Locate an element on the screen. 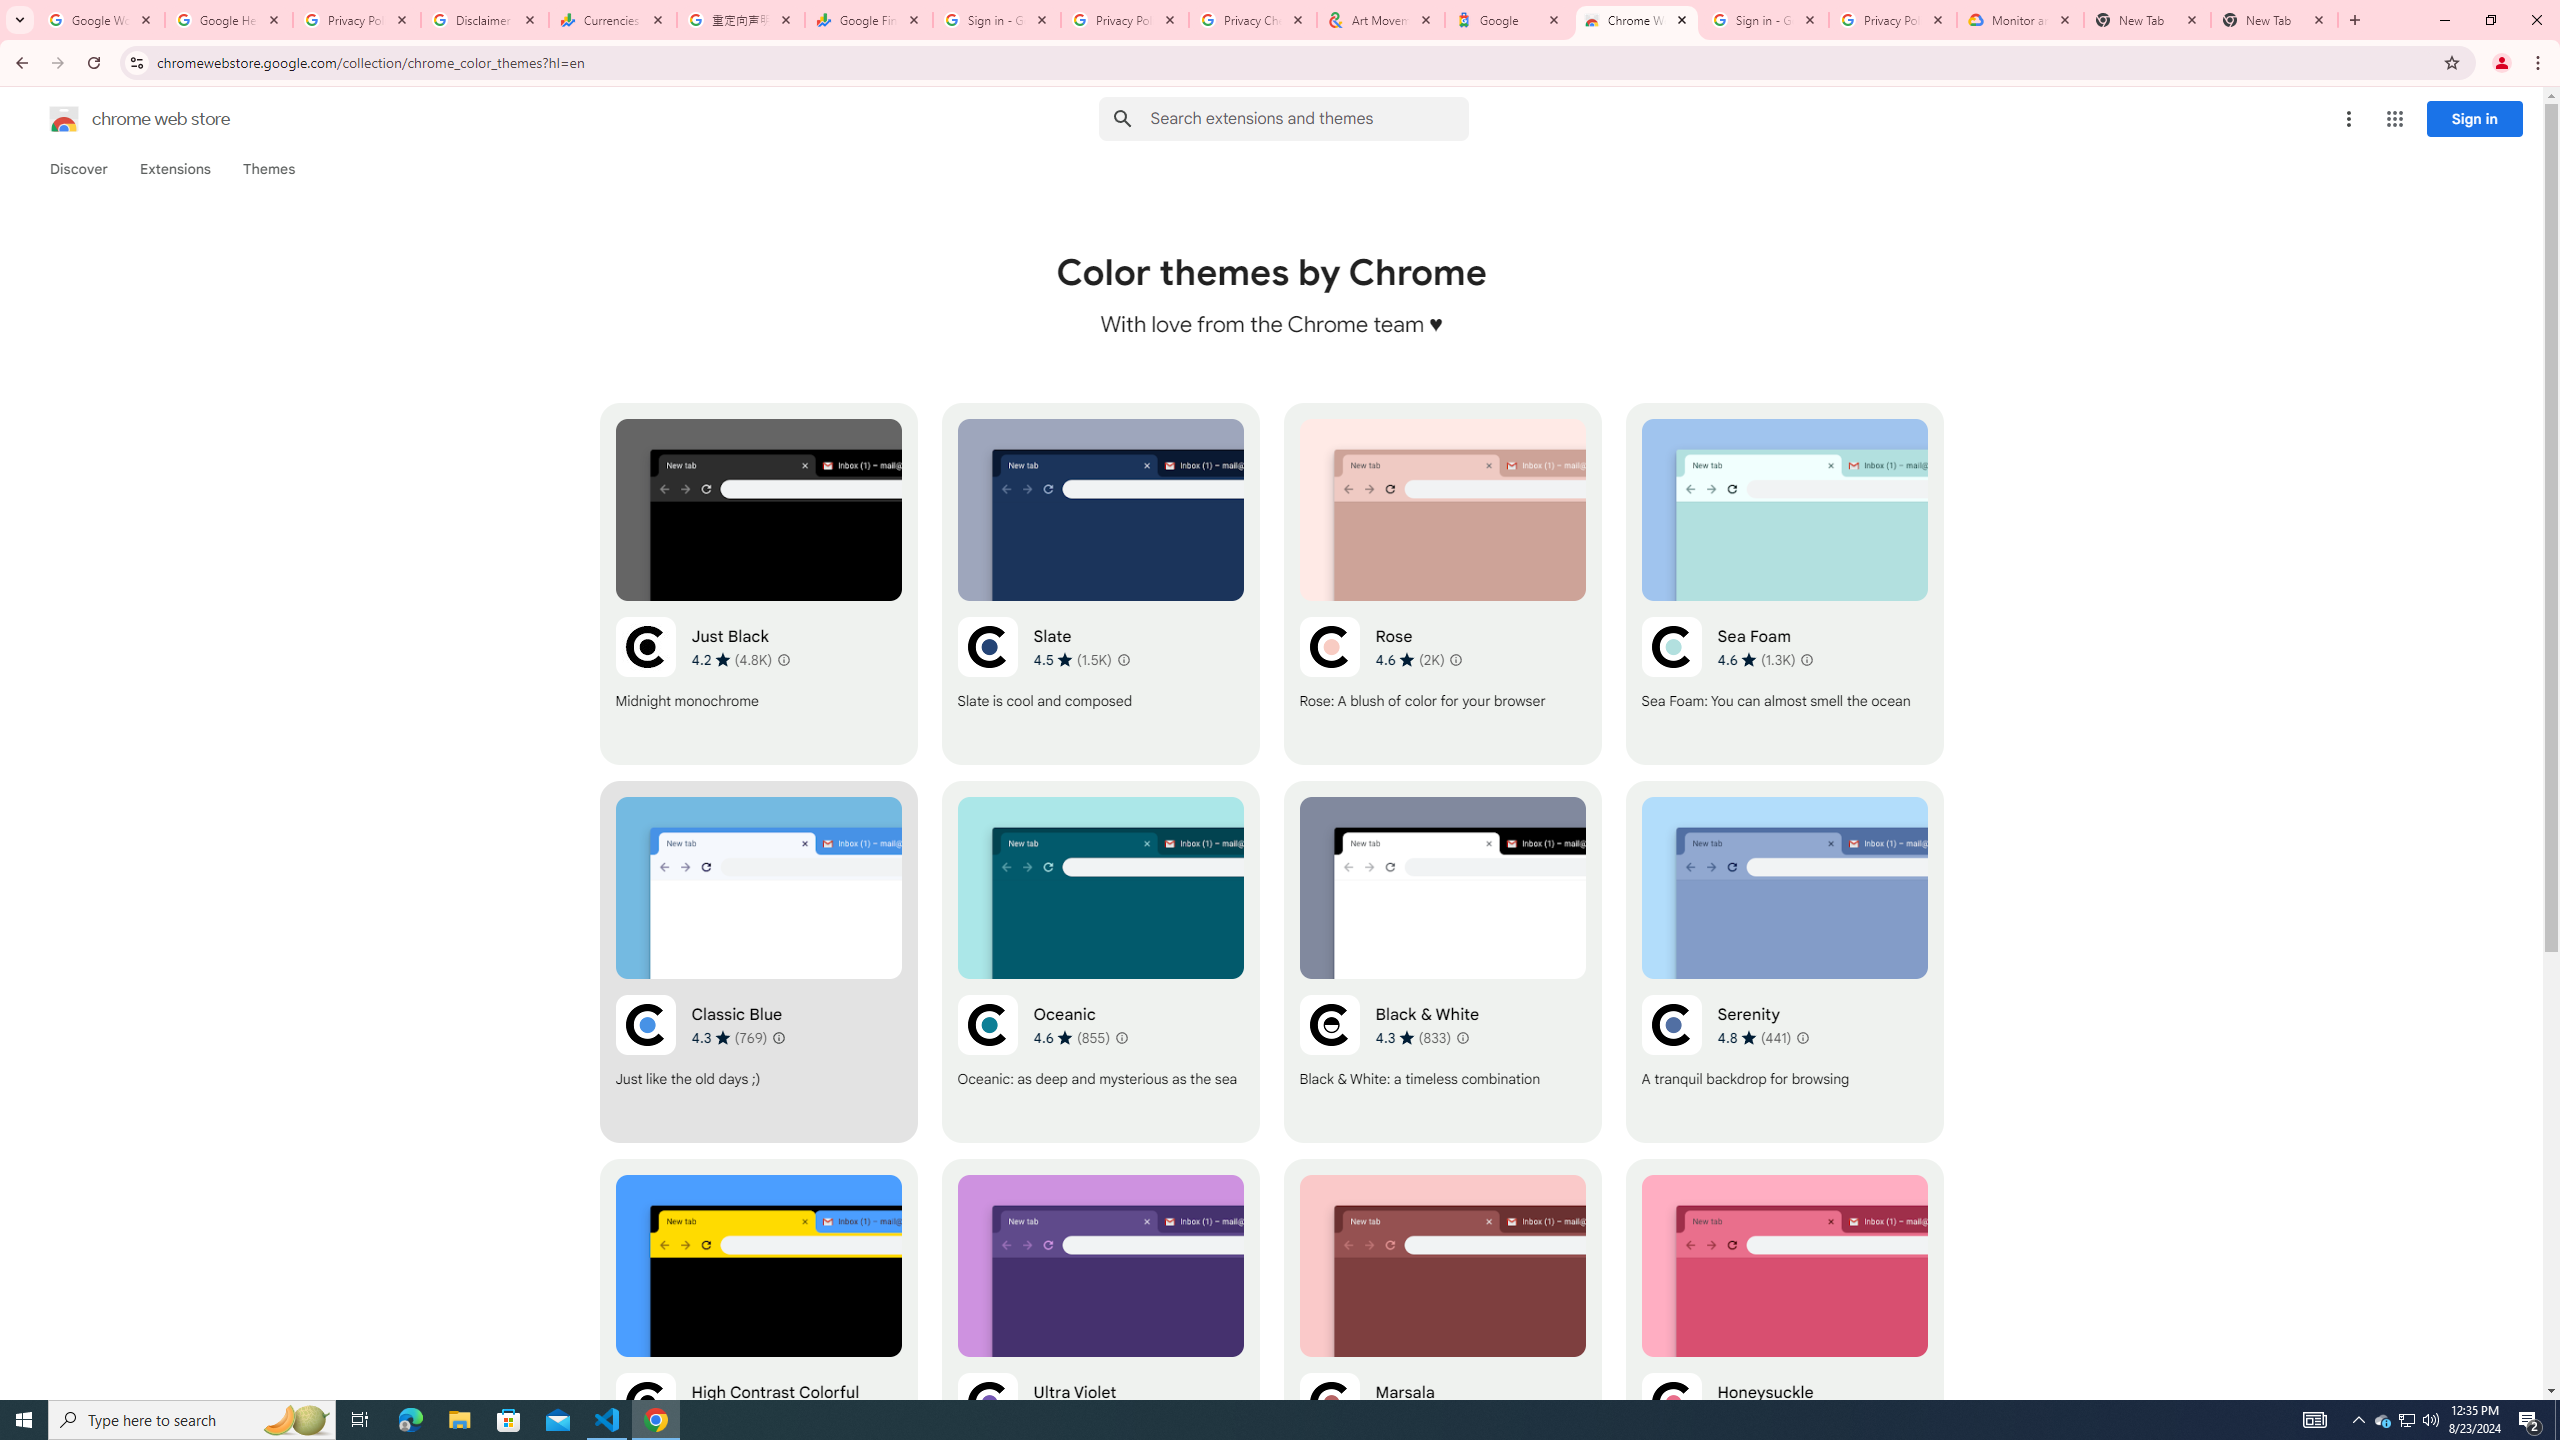 Image resolution: width=2560 pixels, height=1440 pixels. 'Classic Blue' is located at coordinates (758, 961).